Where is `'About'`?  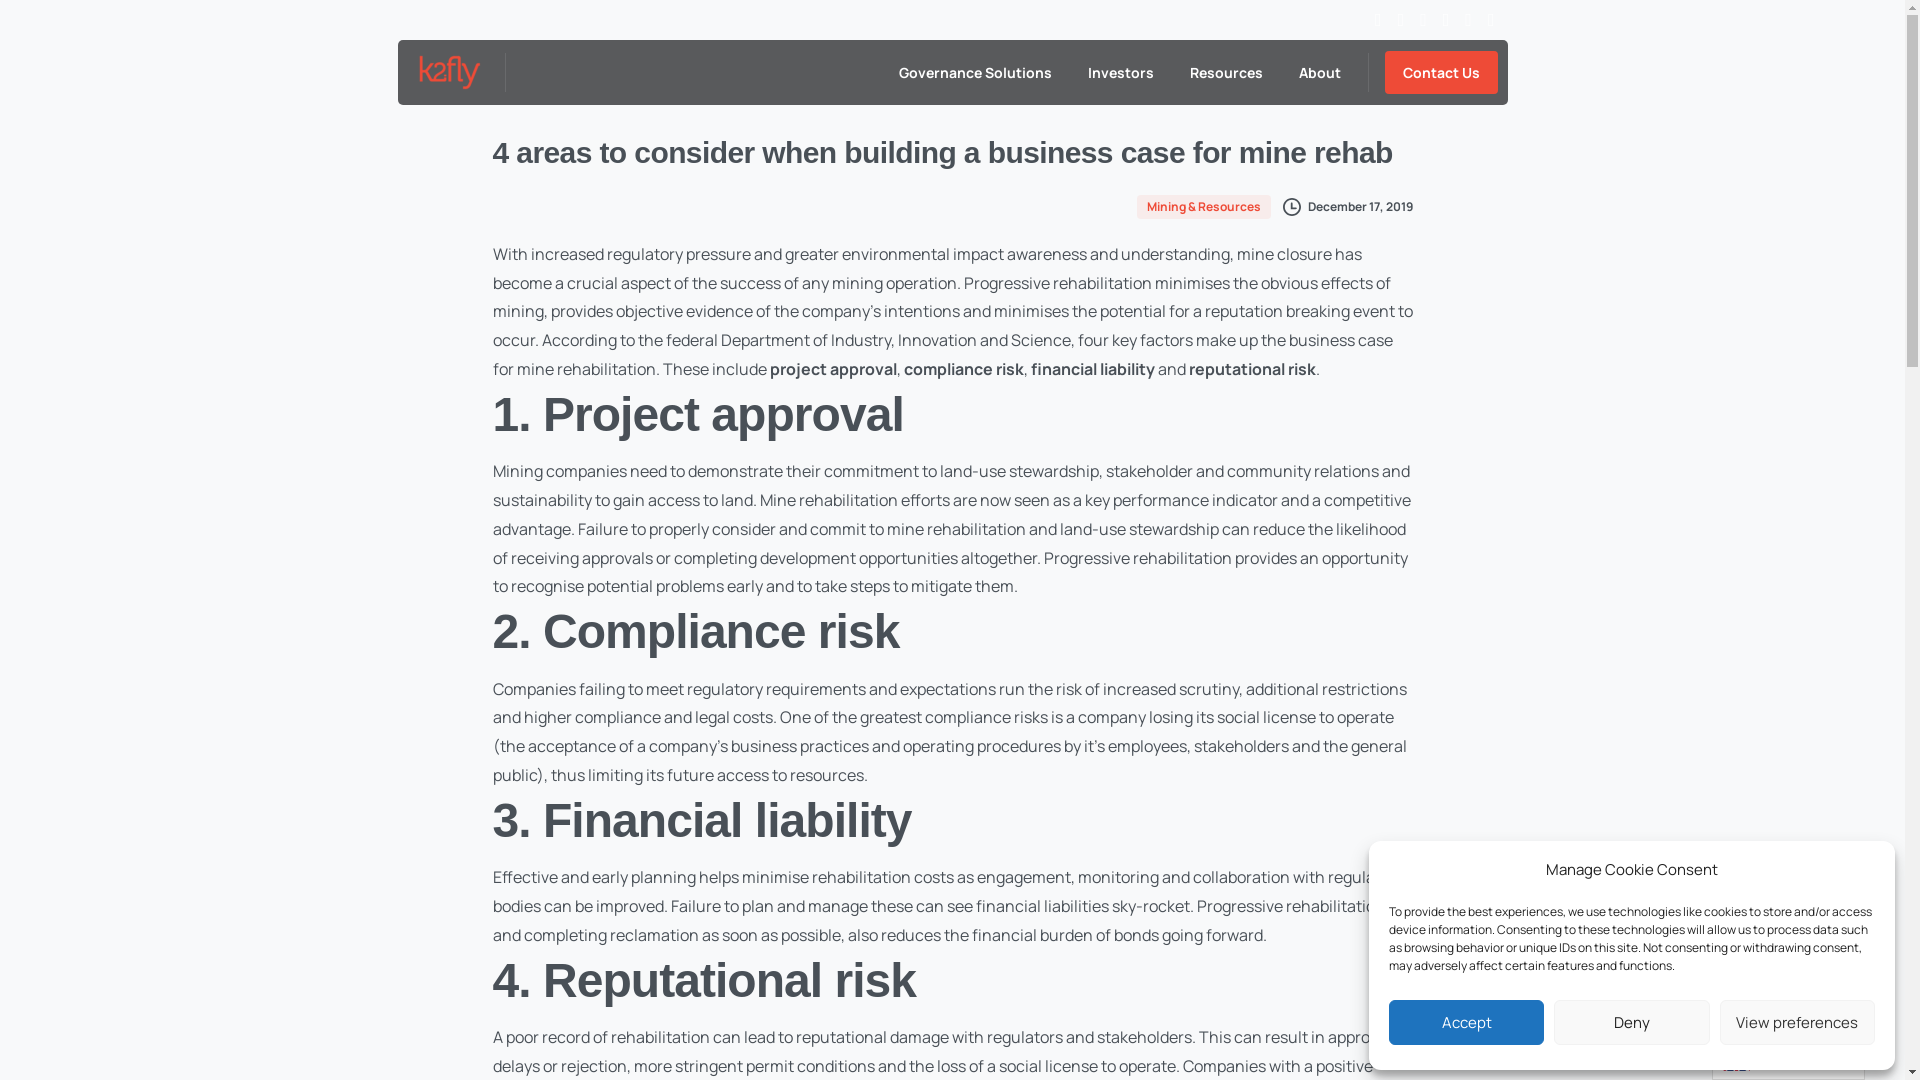 'About' is located at coordinates (1319, 71).